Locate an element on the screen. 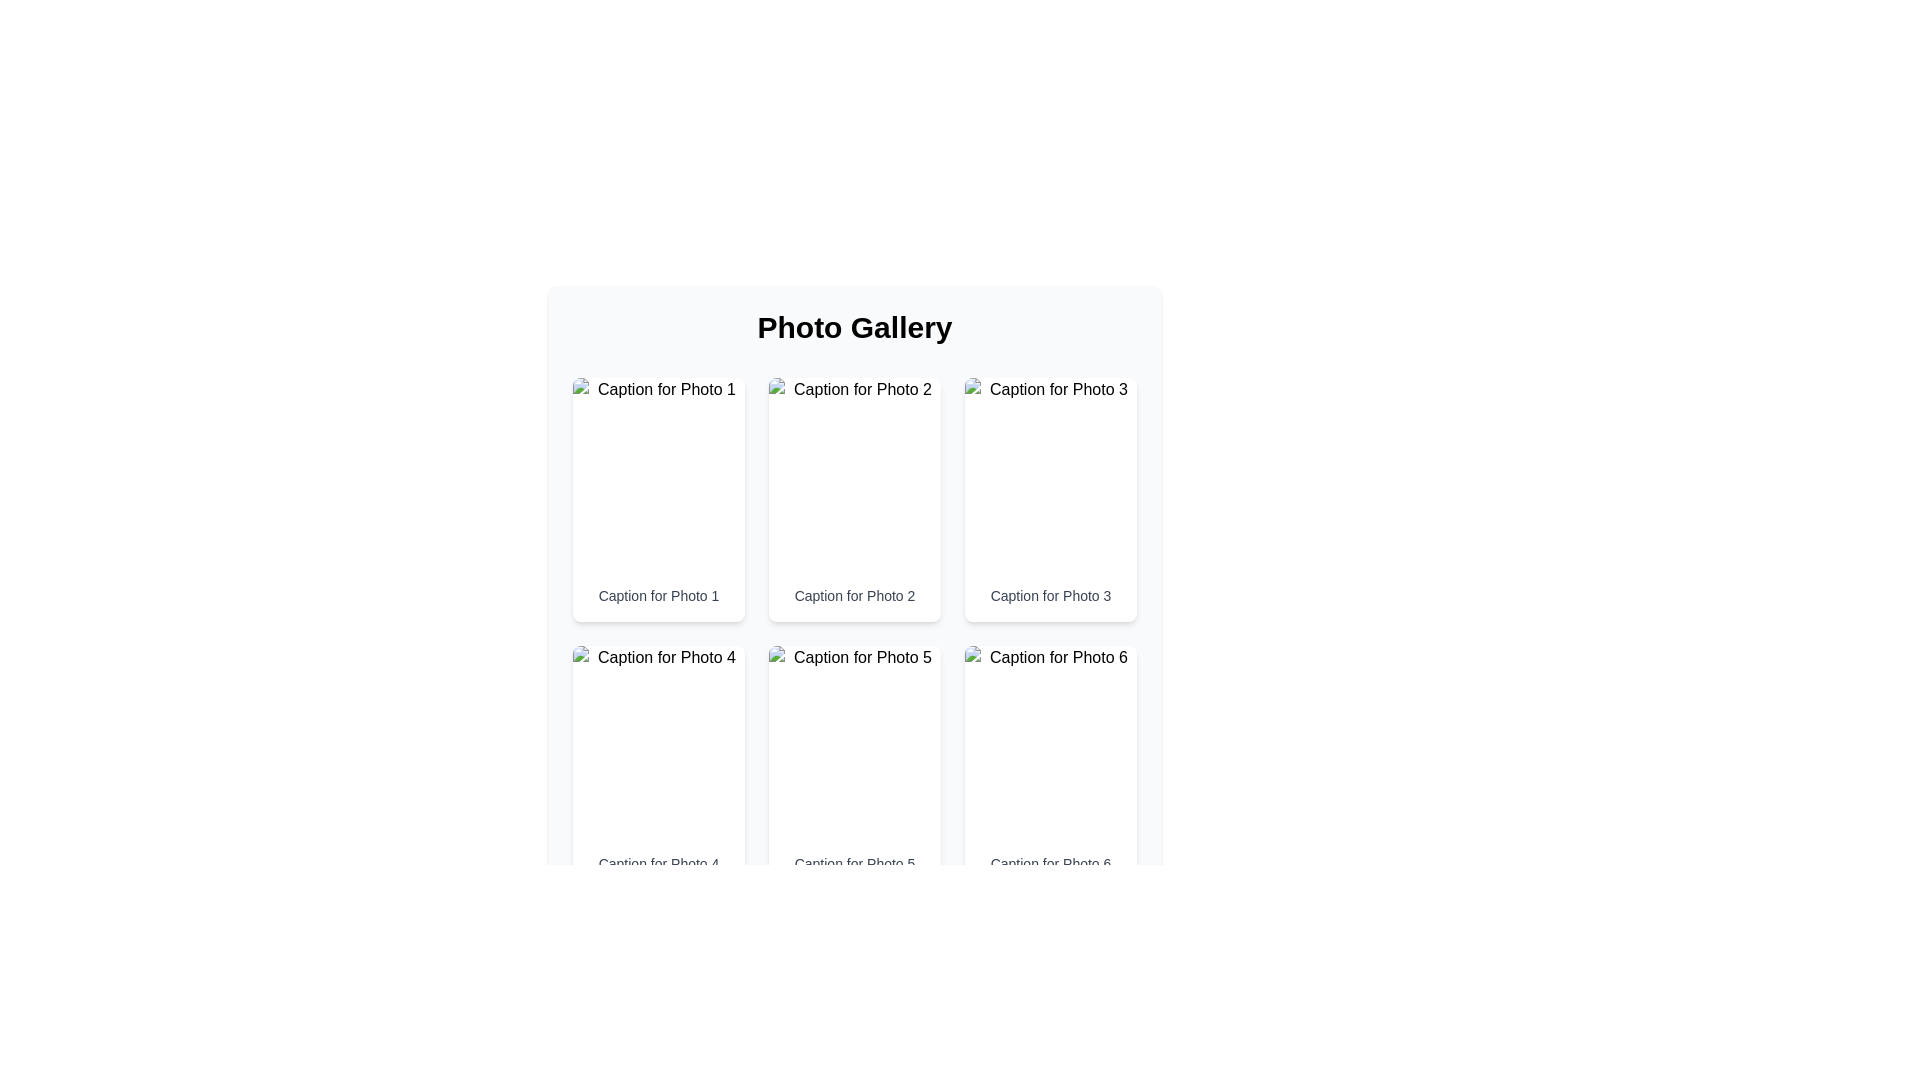 The width and height of the screenshot is (1920, 1080). the static text label for the sixth photo in the gallery for copying is located at coordinates (1050, 863).